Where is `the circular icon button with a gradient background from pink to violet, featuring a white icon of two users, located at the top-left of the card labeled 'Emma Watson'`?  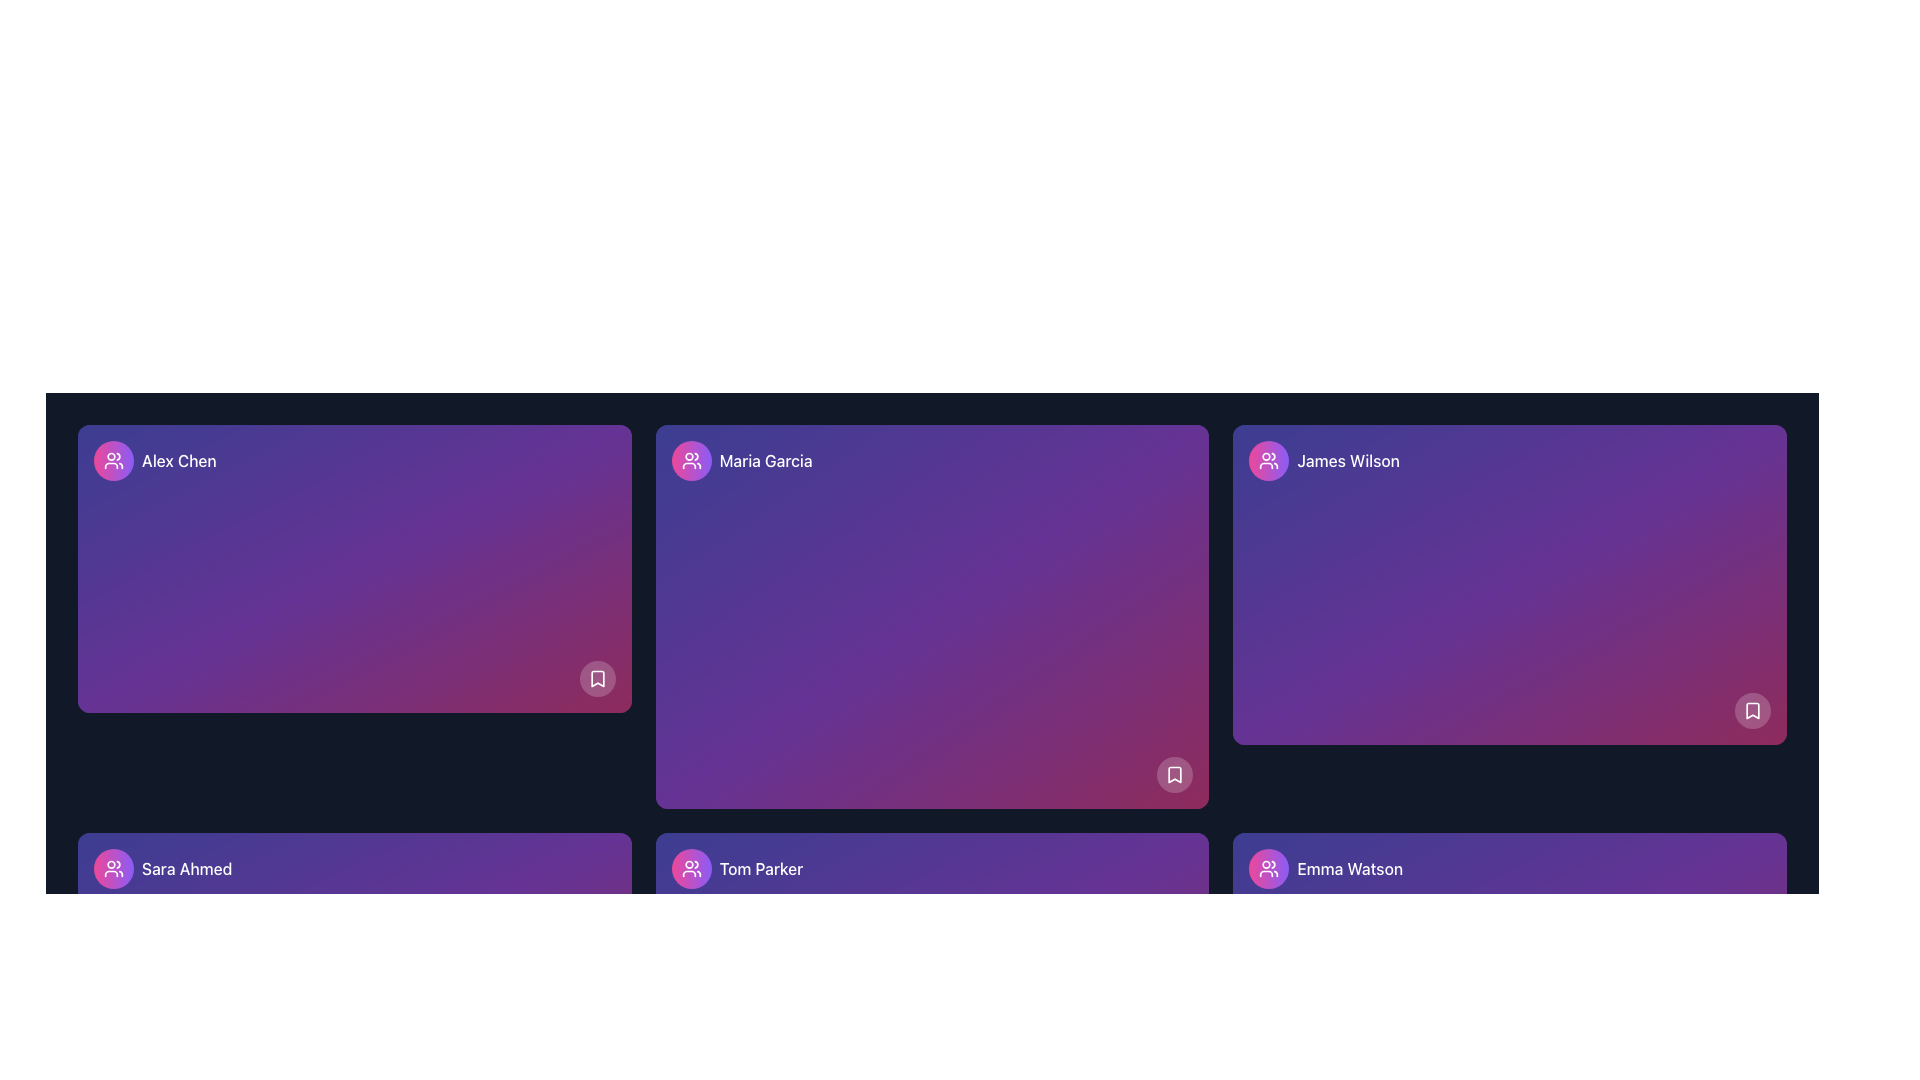 the circular icon button with a gradient background from pink to violet, featuring a white icon of two users, located at the top-left of the card labeled 'Emma Watson' is located at coordinates (1268, 867).